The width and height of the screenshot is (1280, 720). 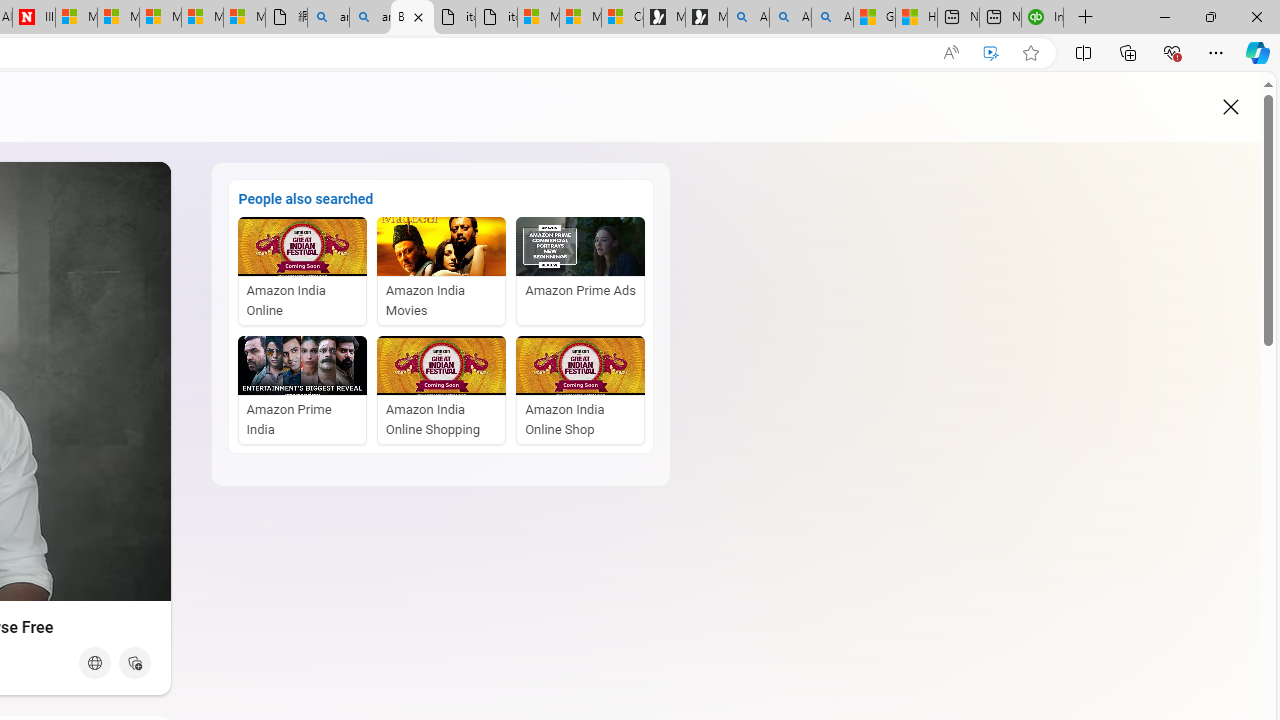 I want to click on 'Bing Videos - Audio playing', so click(x=411, y=17).